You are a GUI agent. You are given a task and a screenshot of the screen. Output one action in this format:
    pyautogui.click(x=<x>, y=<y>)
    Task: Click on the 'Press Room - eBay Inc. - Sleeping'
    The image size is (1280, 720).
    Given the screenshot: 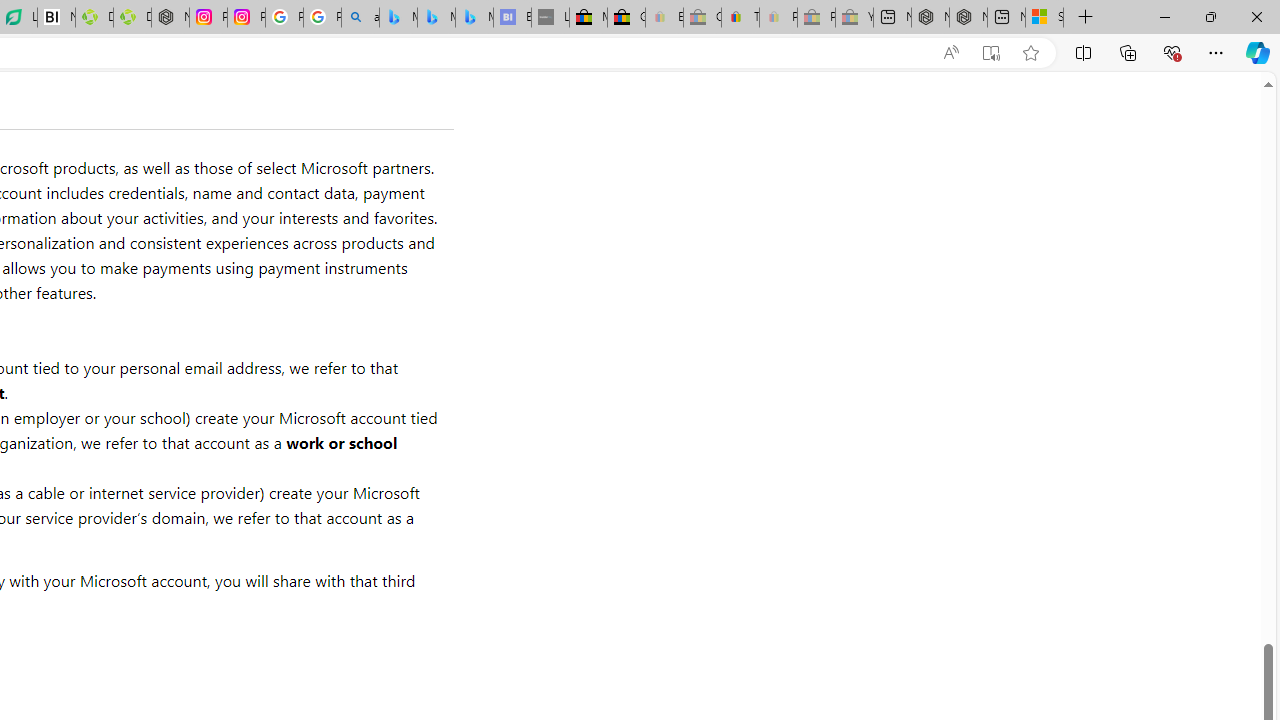 What is the action you would take?
    pyautogui.click(x=816, y=17)
    